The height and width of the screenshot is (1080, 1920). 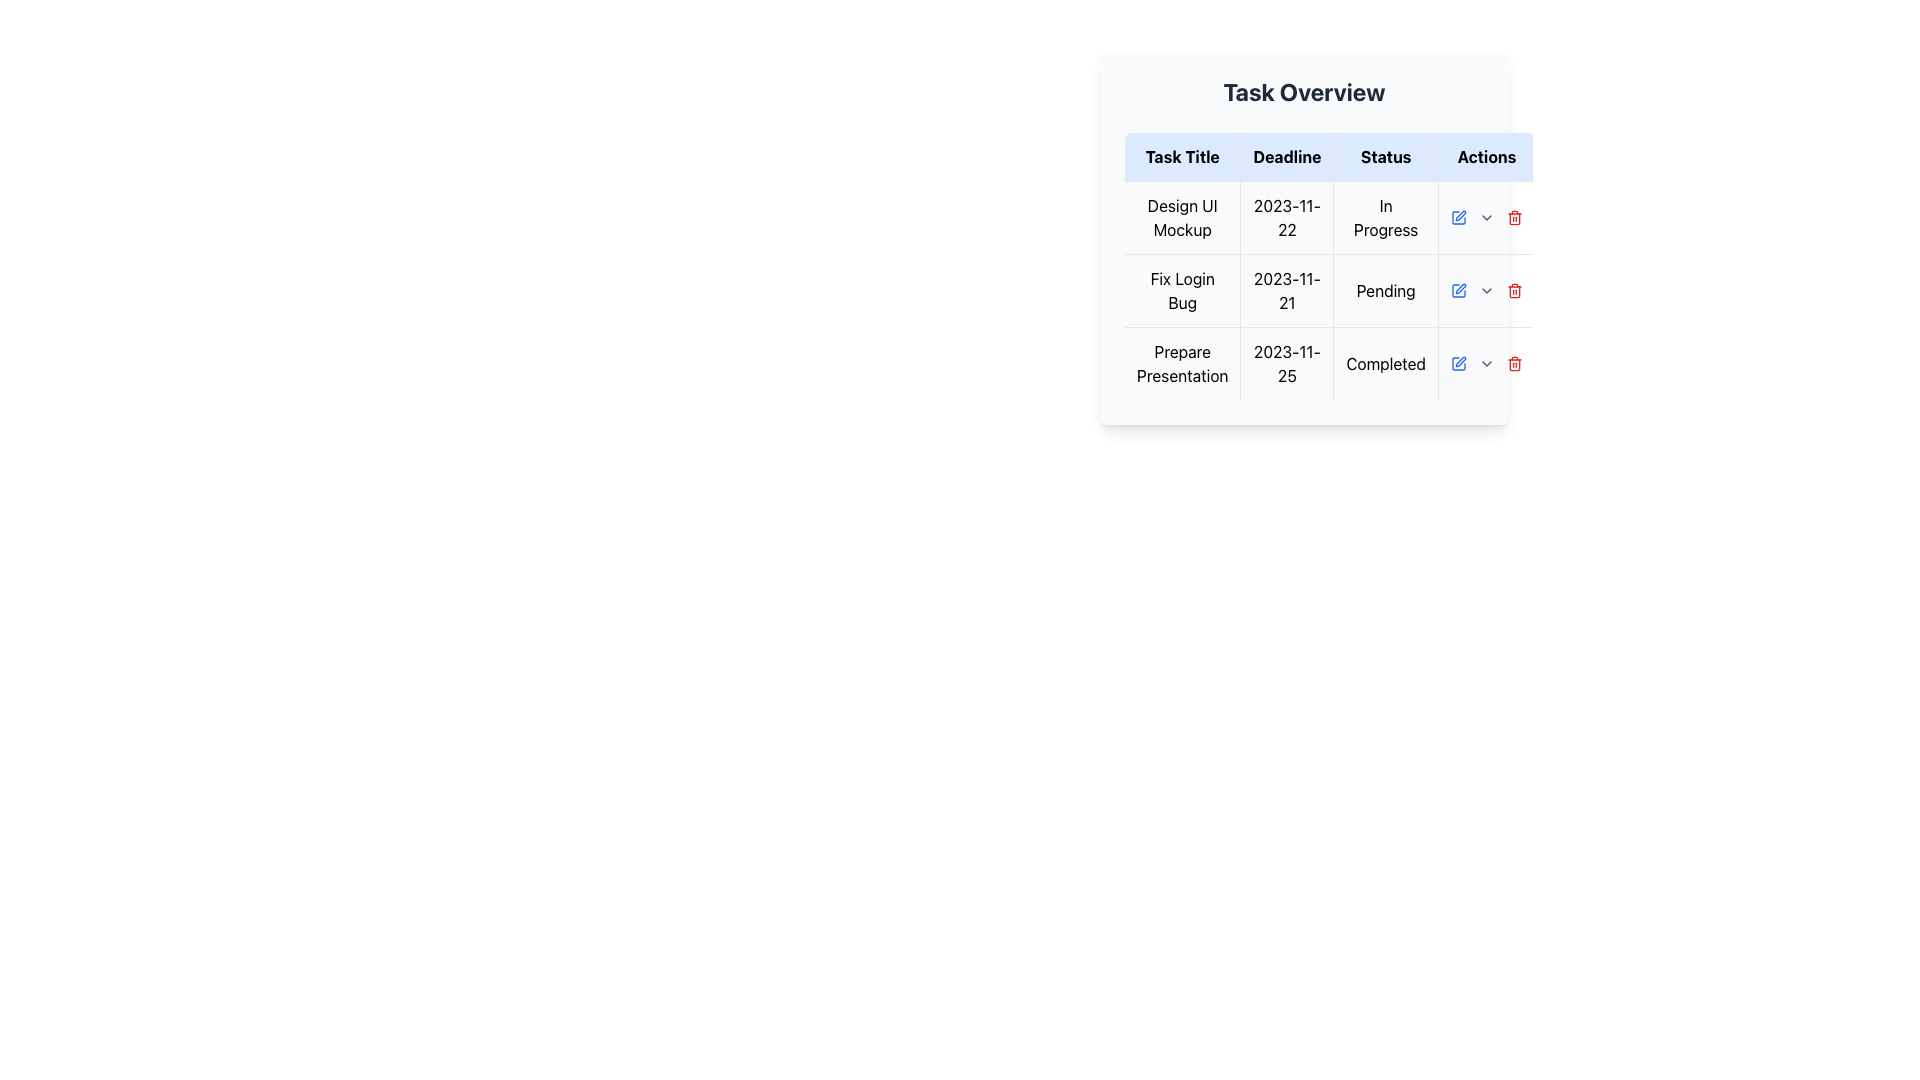 I want to click on the spacer element located in the 'Actions' column, specifically in the first row for the task 'Design UI Mockup', which is positioned between the blue edit icon and the red delete icon, so click(x=1487, y=218).